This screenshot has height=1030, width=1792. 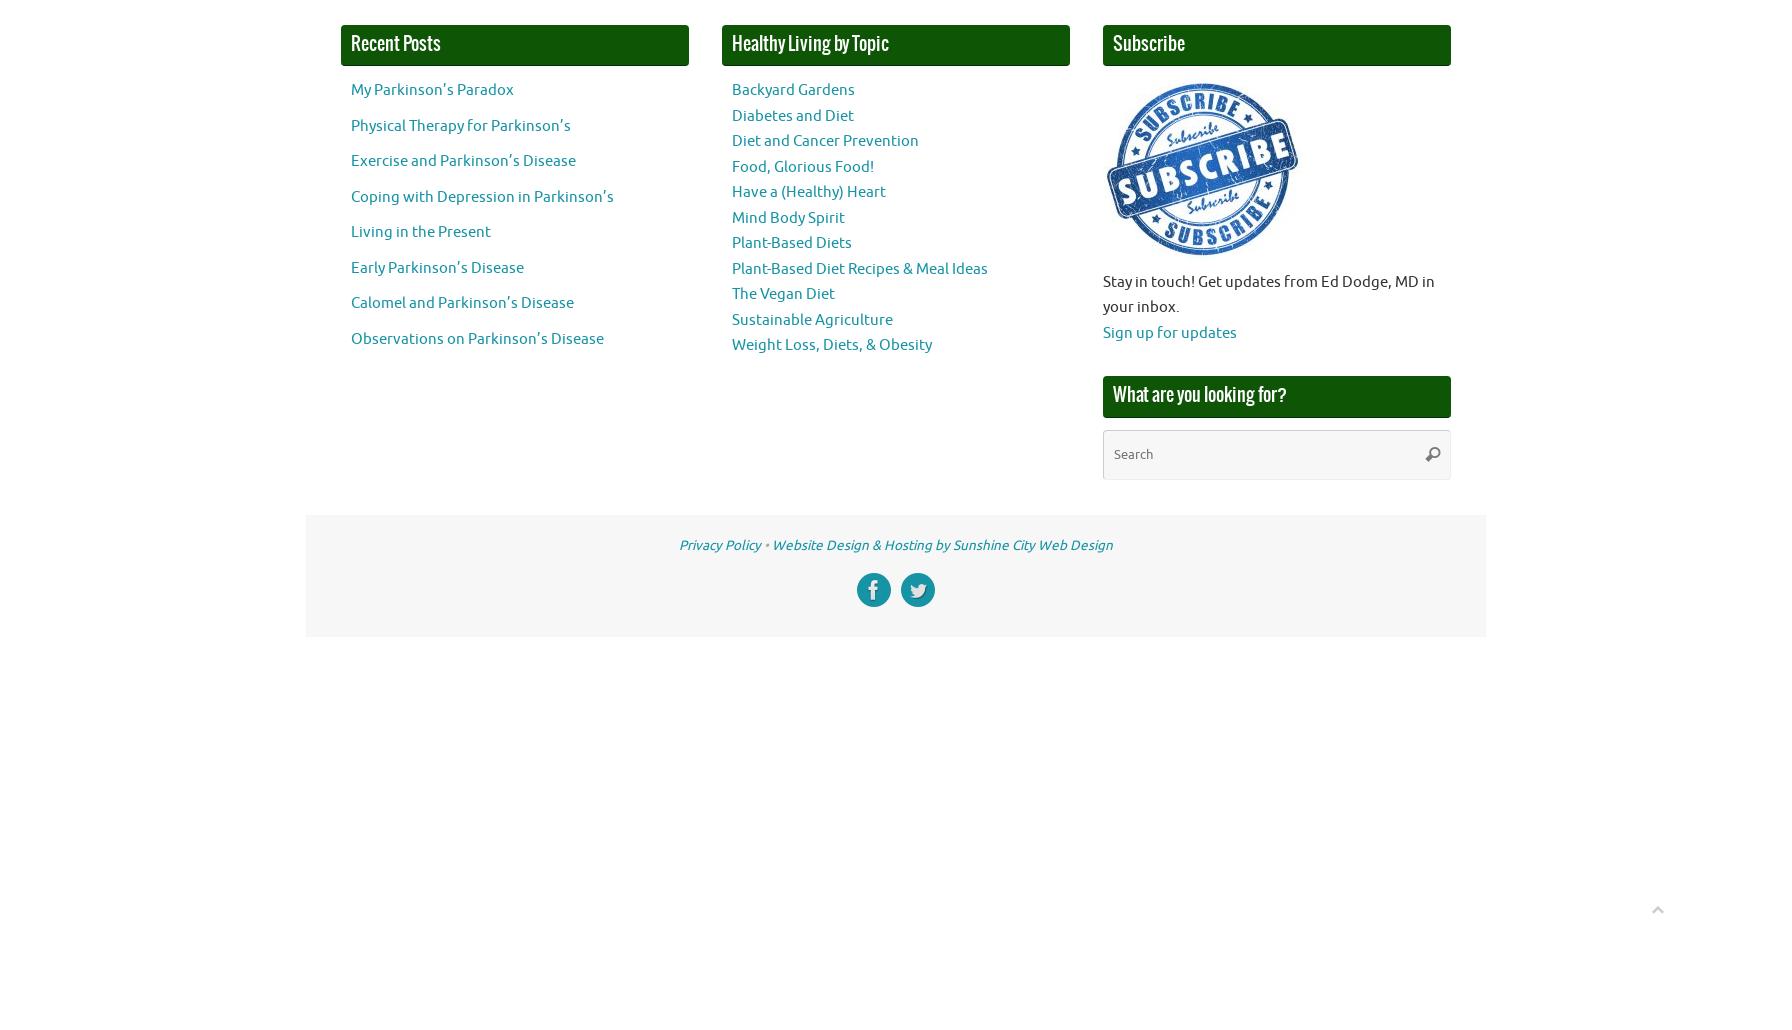 What do you see at coordinates (396, 43) in the screenshot?
I see `'Recent Posts'` at bounding box center [396, 43].